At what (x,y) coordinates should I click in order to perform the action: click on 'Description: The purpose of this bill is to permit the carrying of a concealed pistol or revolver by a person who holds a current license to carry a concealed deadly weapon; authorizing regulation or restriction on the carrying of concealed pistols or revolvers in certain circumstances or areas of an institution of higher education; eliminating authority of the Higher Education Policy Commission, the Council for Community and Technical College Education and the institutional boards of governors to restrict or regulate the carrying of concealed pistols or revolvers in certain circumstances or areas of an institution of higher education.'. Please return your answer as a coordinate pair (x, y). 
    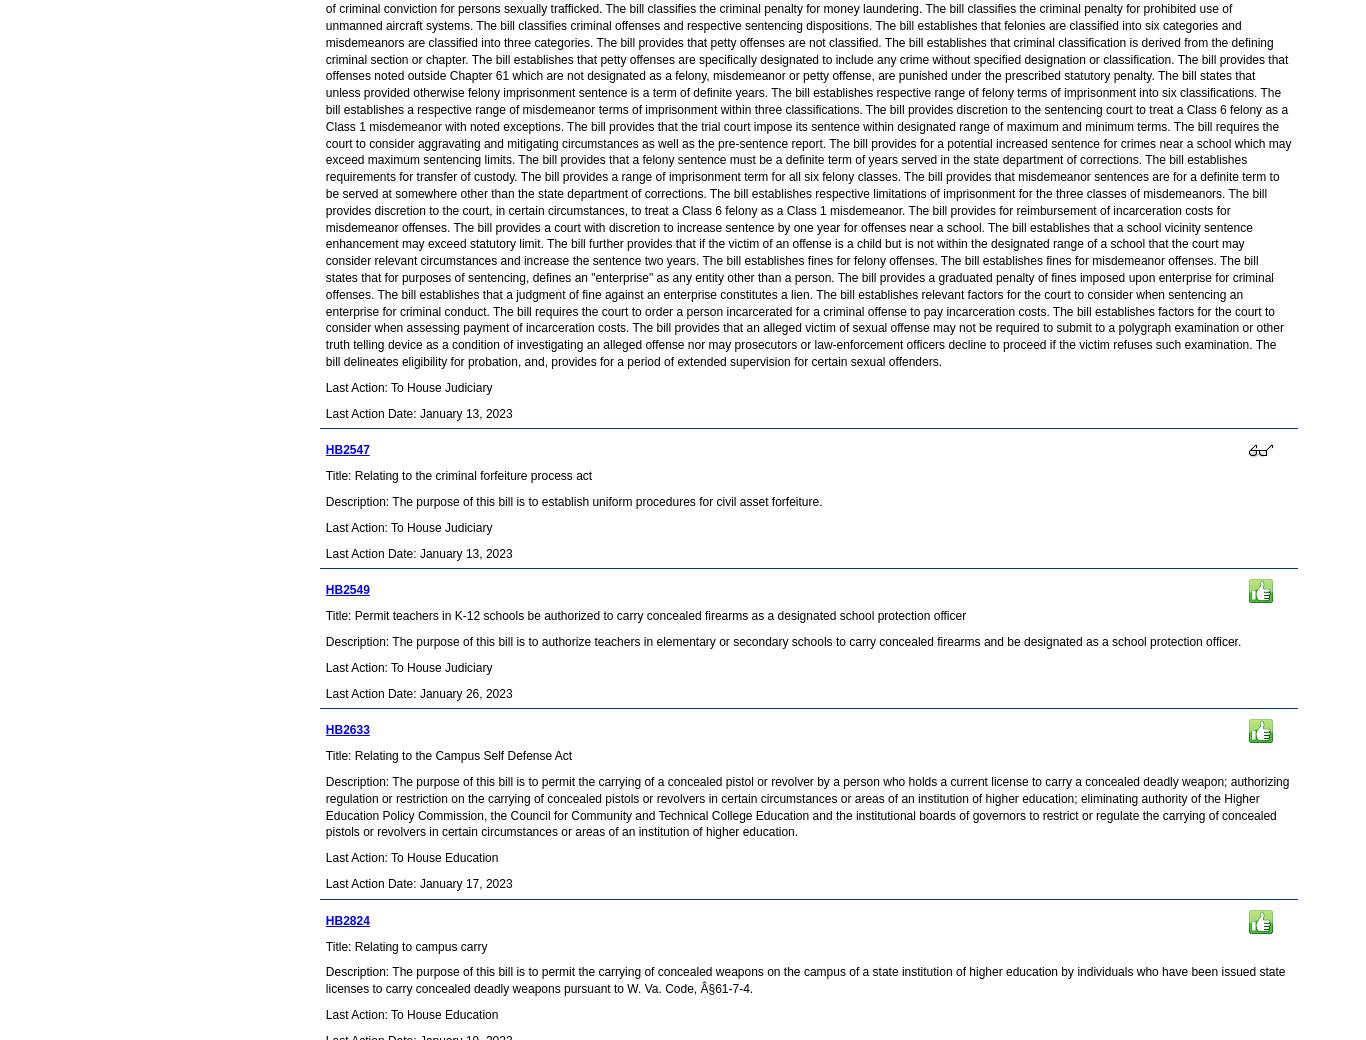
    Looking at the image, I should click on (324, 805).